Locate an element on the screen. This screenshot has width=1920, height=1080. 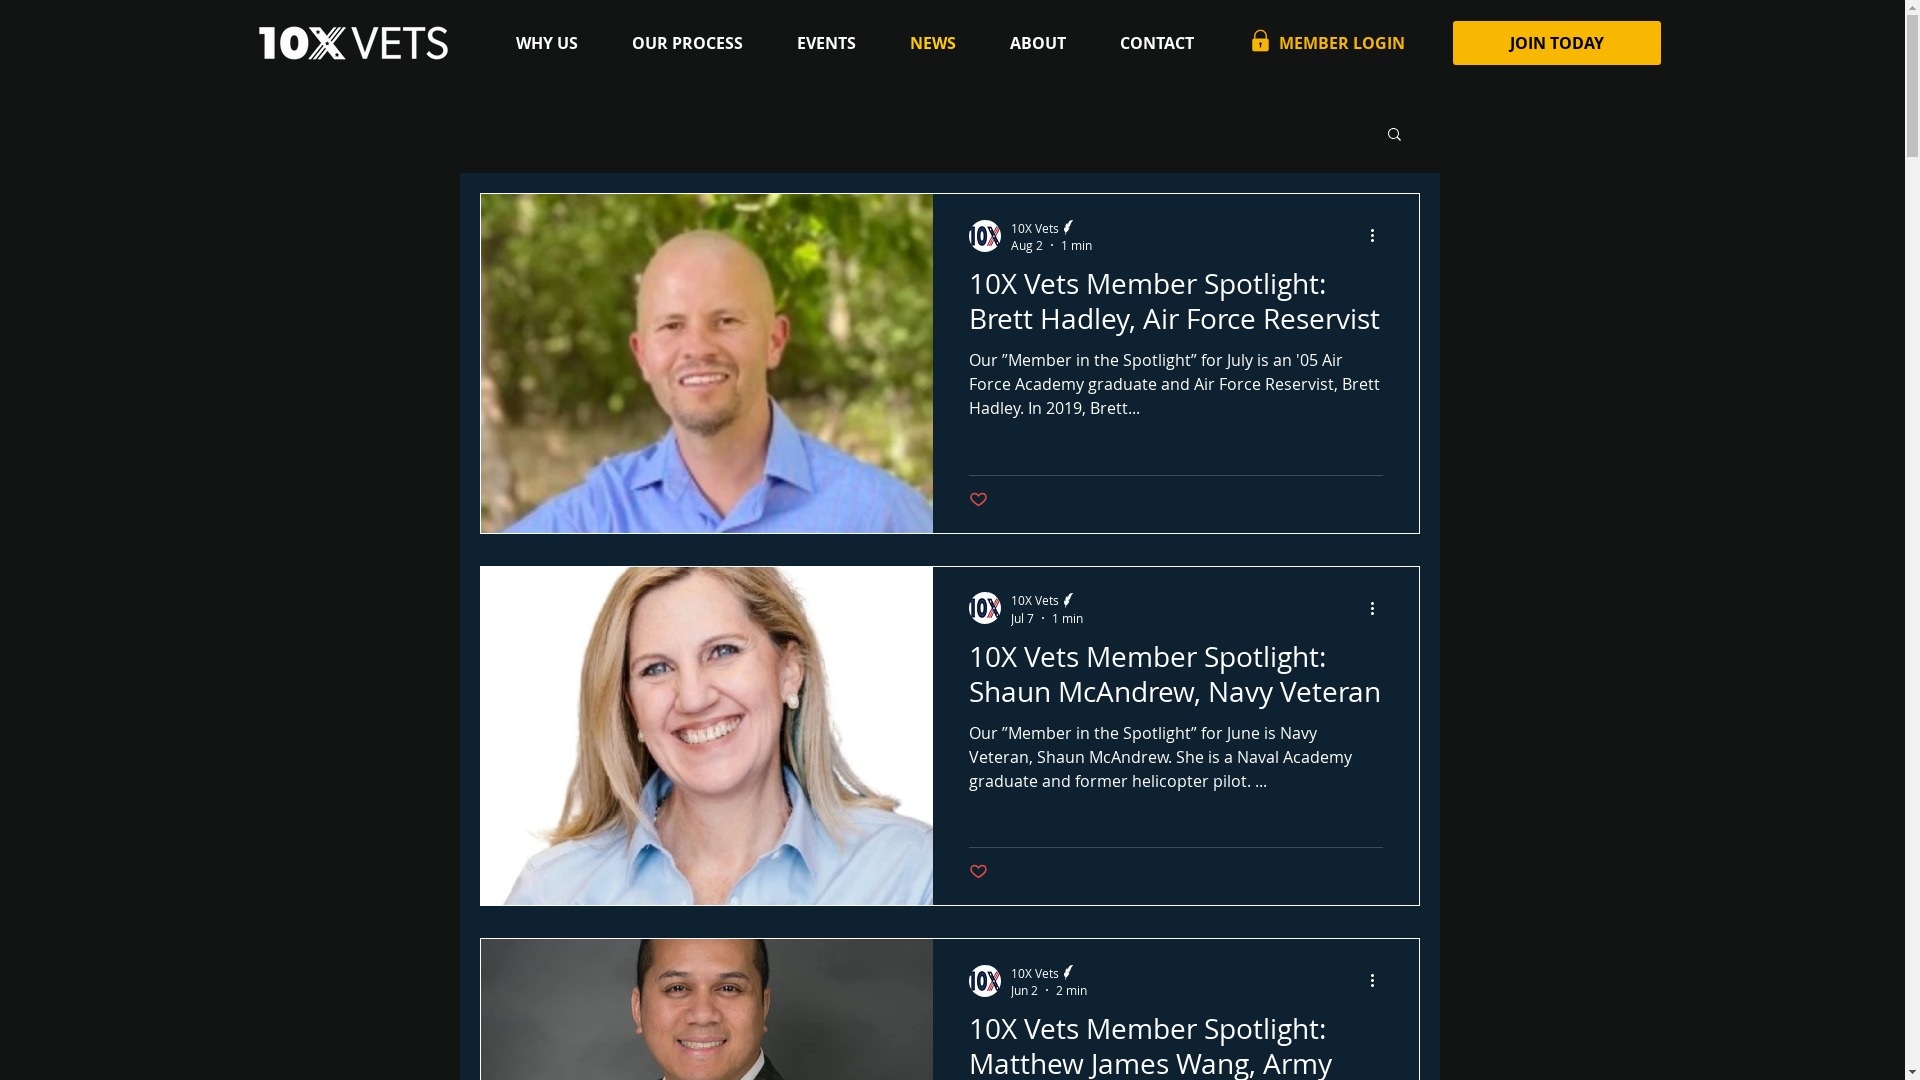
'10X Vets Member Spotlight: Shaun McAndrew, Navy Veteran' is located at coordinates (1175, 678).